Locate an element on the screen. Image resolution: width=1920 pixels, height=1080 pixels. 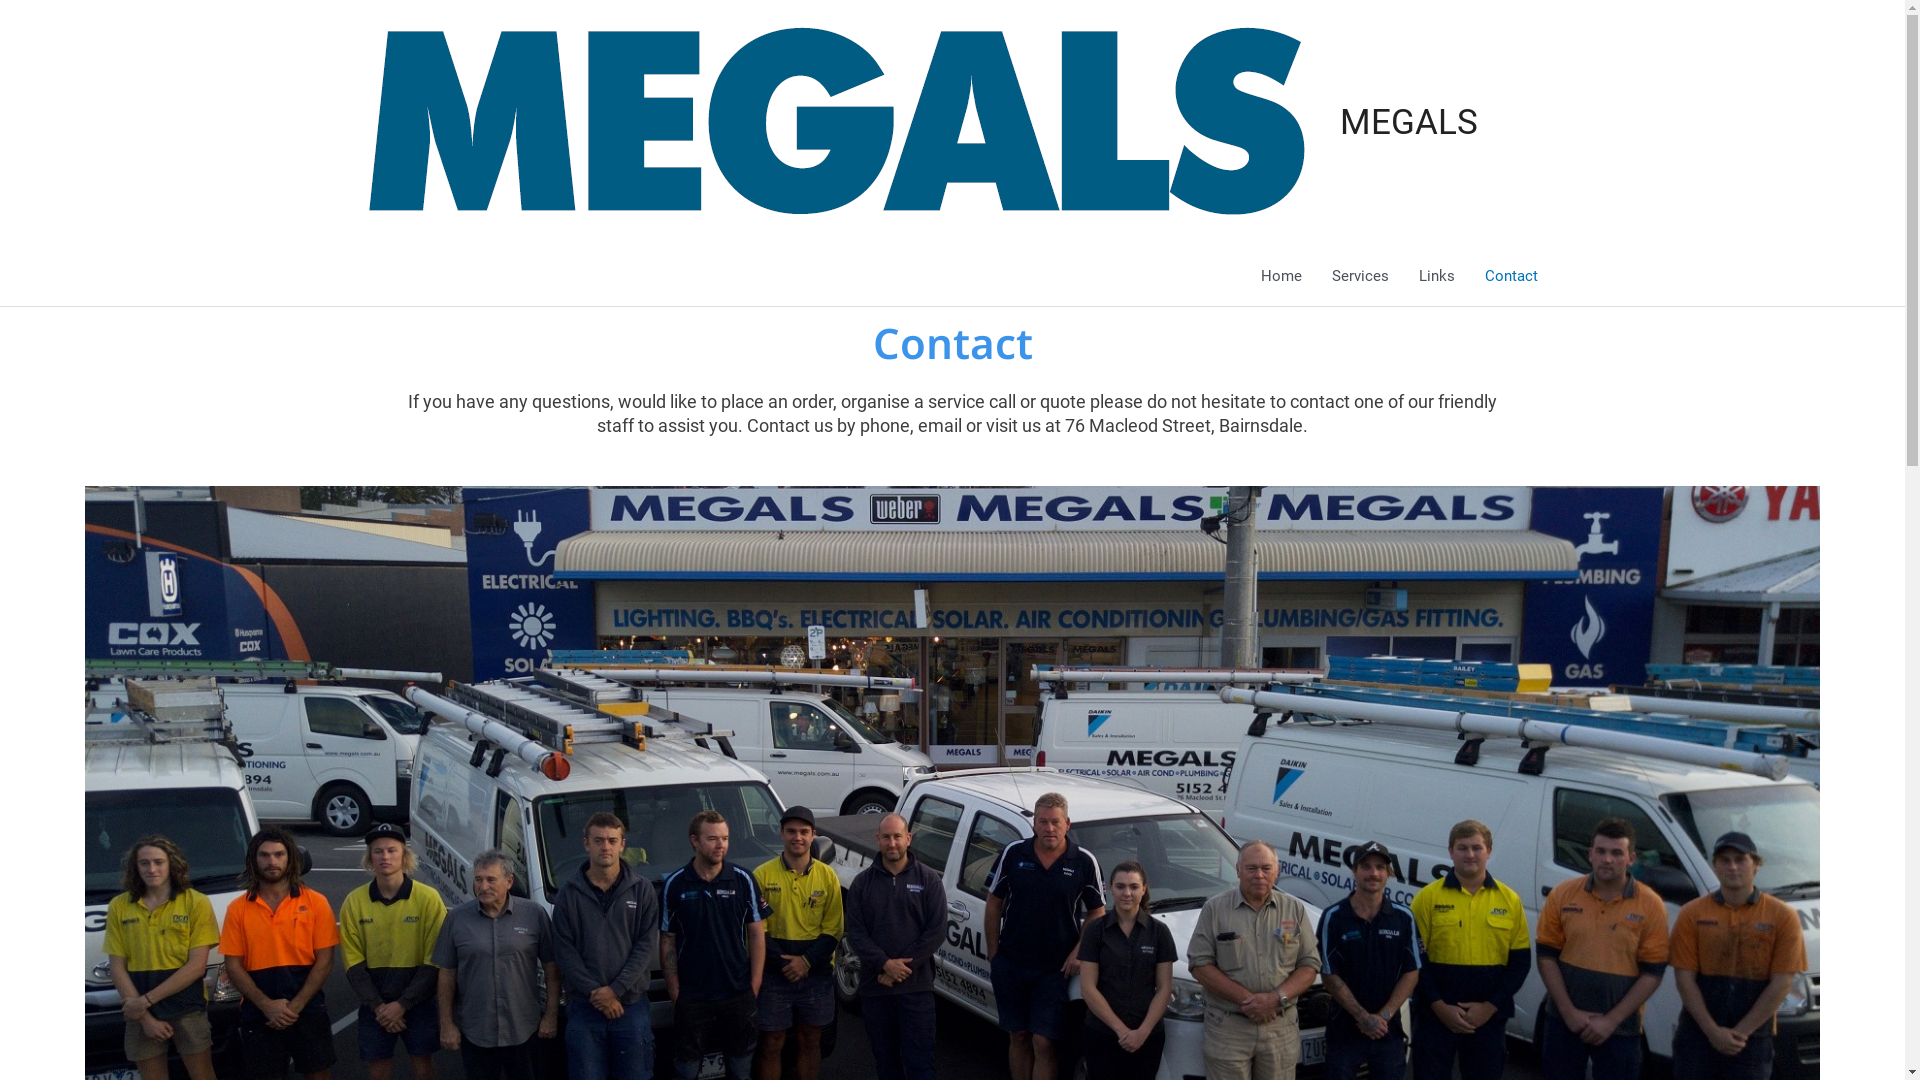
'Services' is located at coordinates (1315, 276).